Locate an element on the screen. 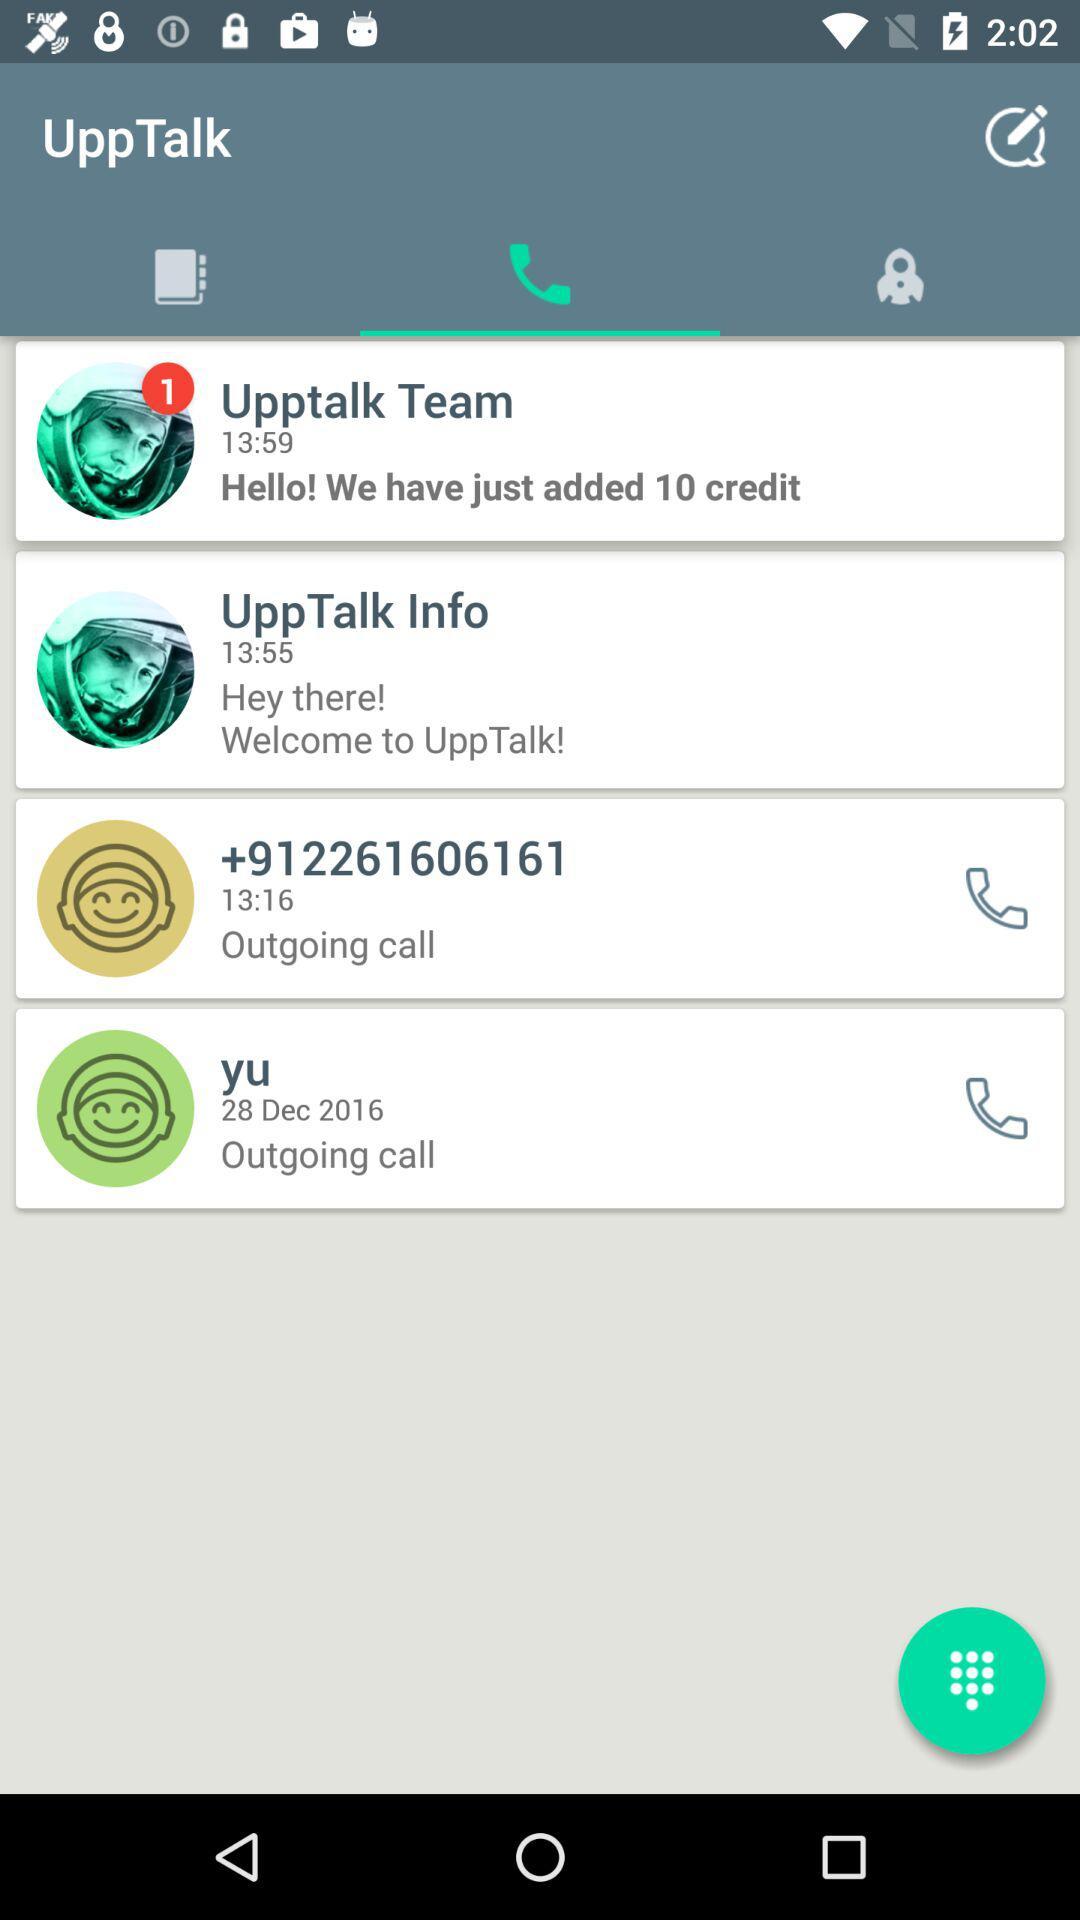 This screenshot has width=1080, height=1920. dial pad option is located at coordinates (971, 1680).